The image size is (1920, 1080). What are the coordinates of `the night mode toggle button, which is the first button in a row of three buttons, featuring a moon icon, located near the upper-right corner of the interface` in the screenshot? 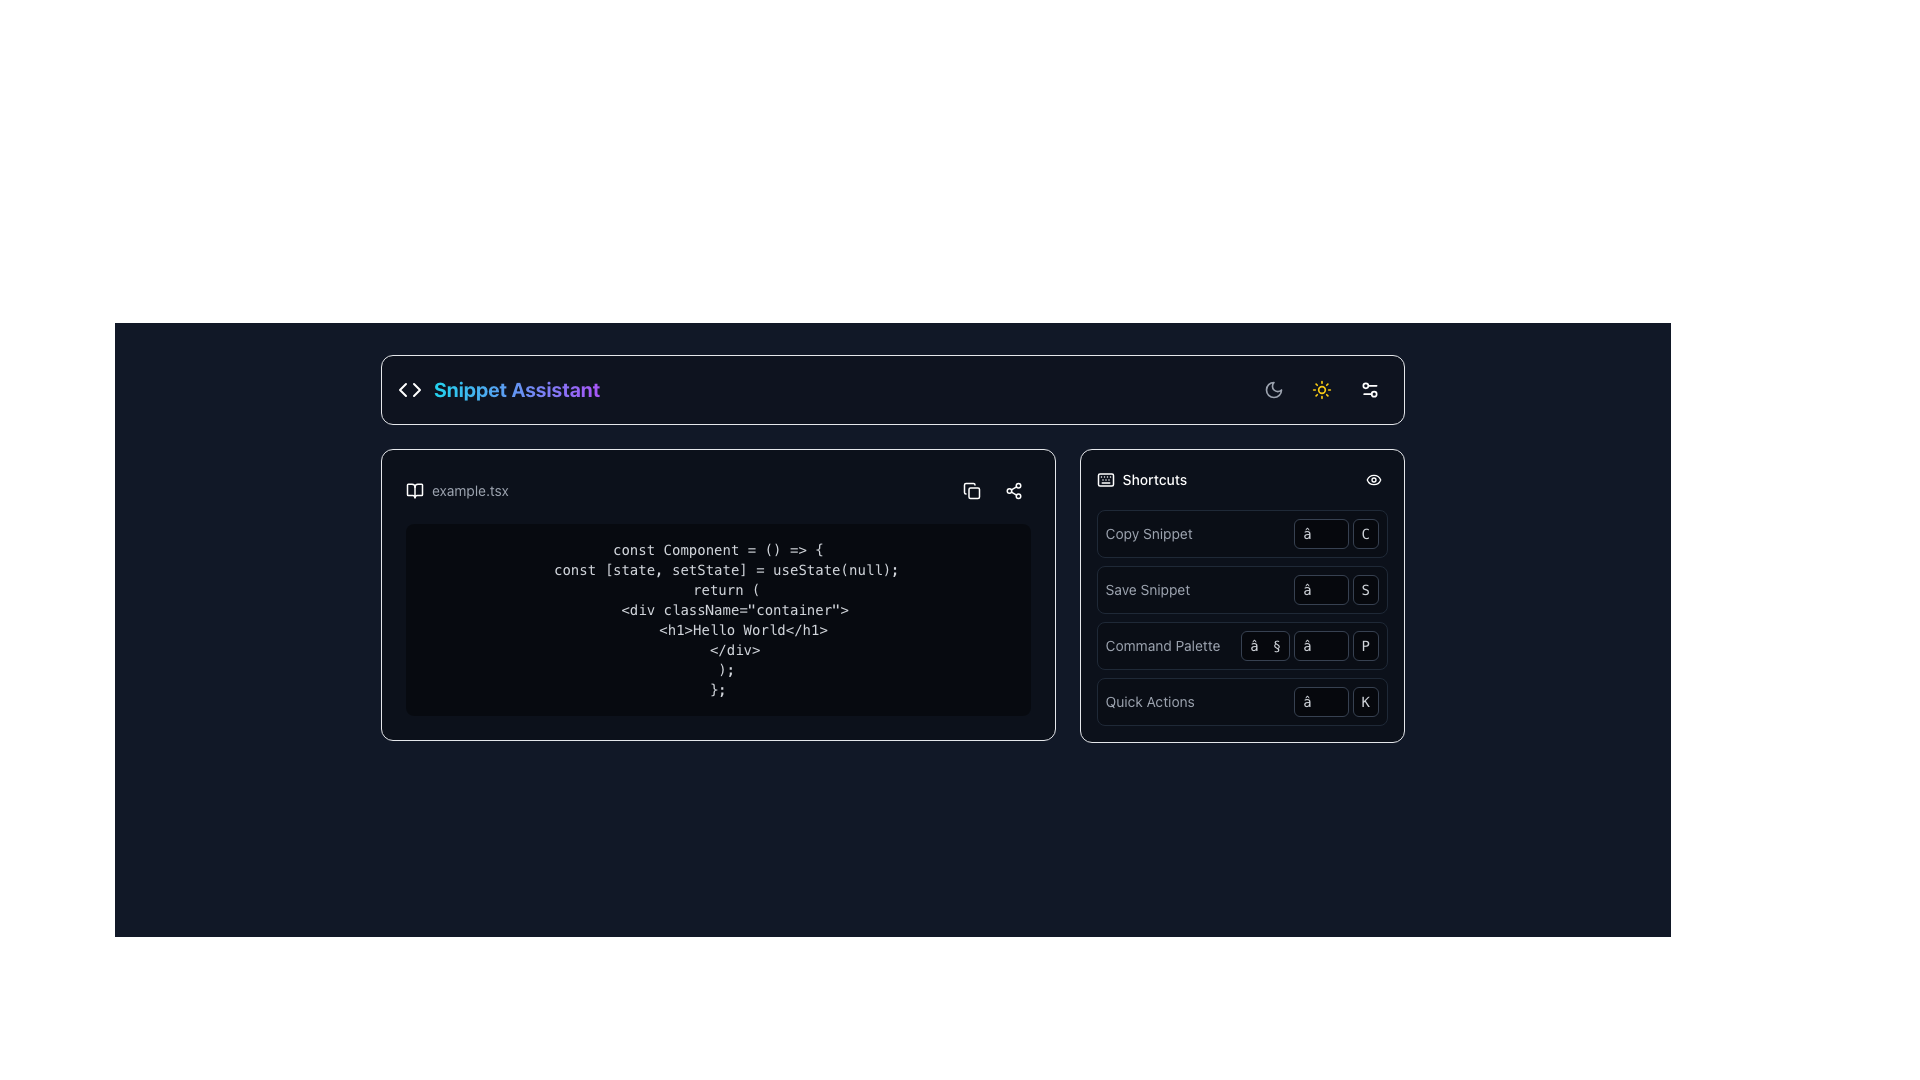 It's located at (1272, 389).